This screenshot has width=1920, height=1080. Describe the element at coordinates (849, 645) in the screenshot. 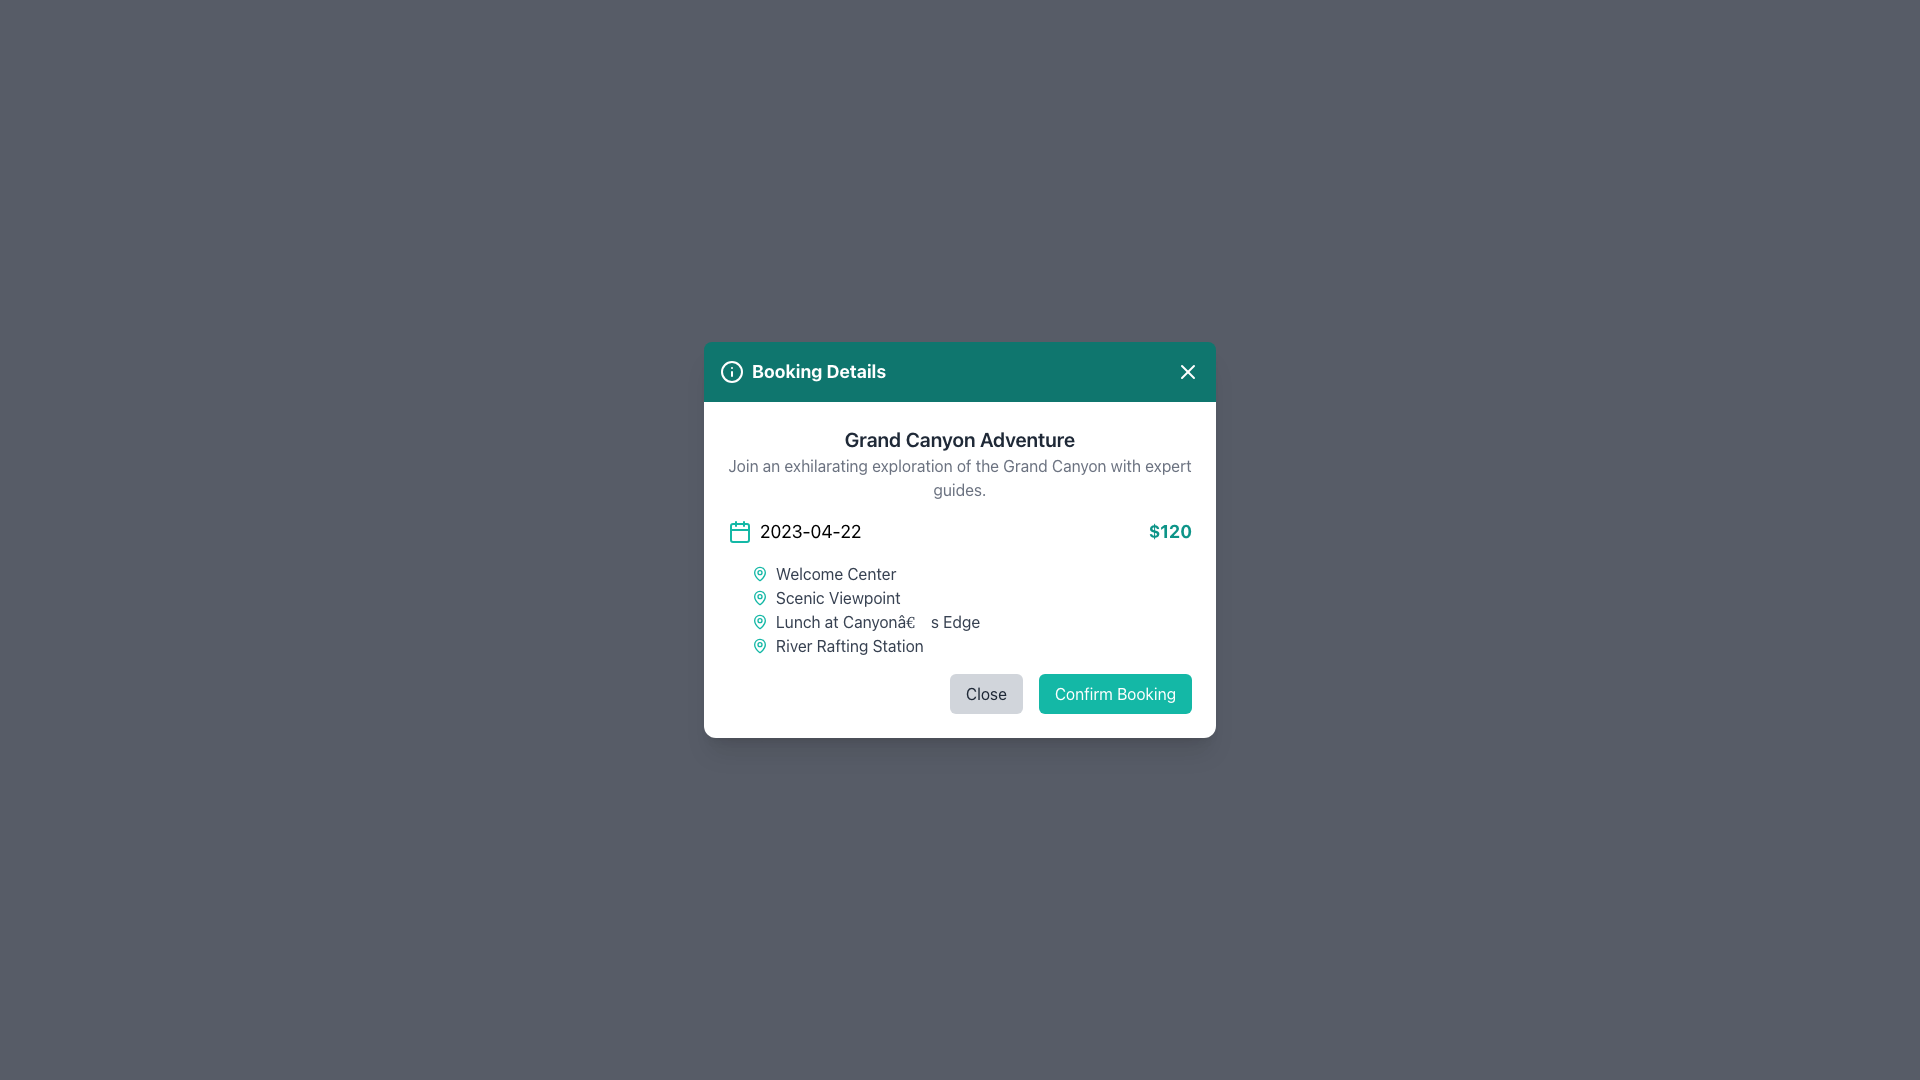

I see `the text label 'River Rafting Station' which is the fourth item in the vertical list under 'Booking Details', located below 'Lunch at Canyon’s Edge'` at that location.